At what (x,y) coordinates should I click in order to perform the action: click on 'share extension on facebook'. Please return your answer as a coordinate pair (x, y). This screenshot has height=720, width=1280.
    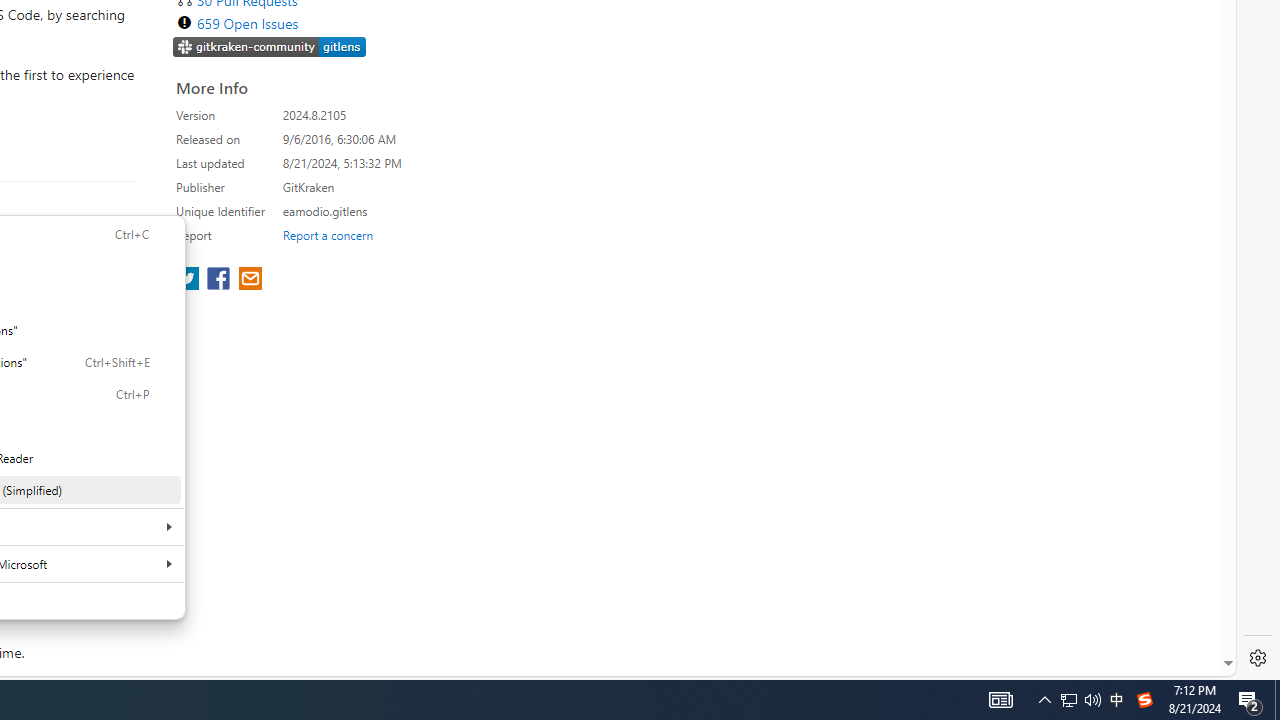
    Looking at the image, I should click on (220, 280).